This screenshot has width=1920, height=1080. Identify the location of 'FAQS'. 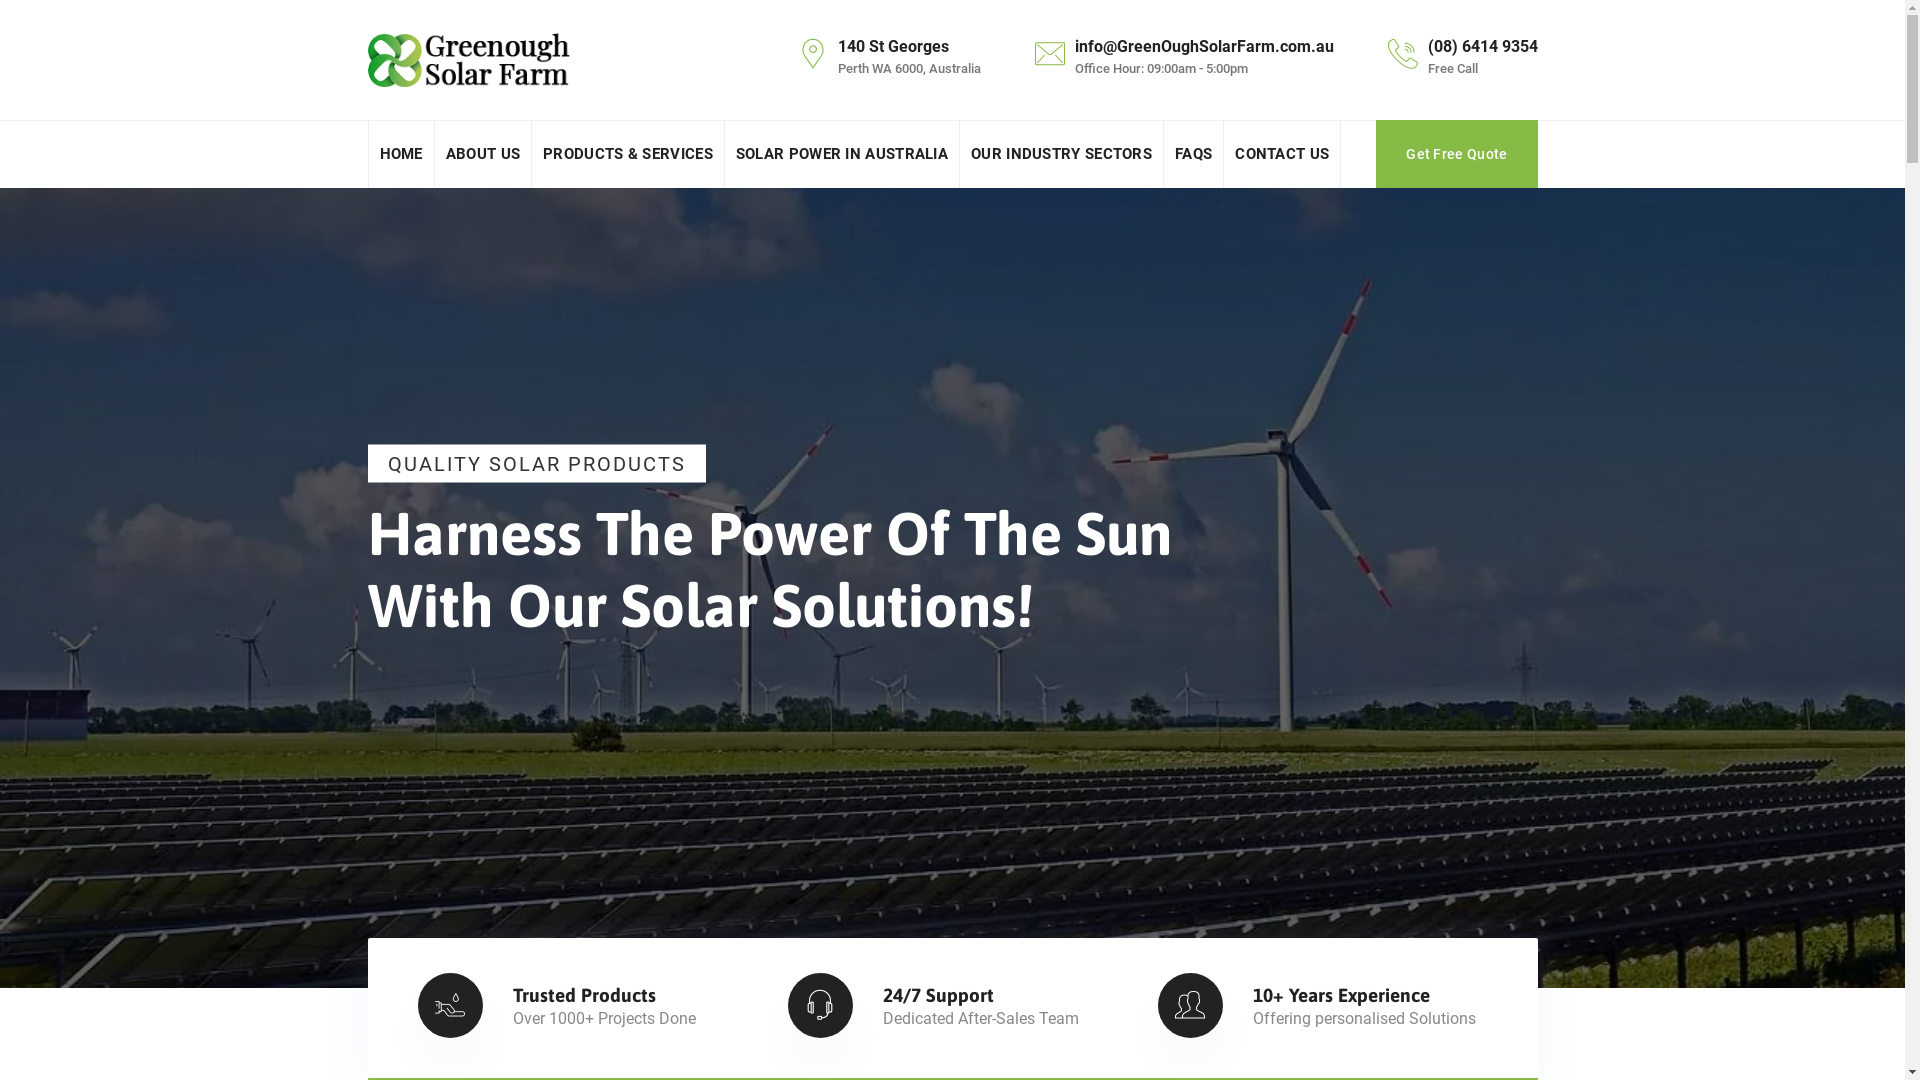
(1193, 153).